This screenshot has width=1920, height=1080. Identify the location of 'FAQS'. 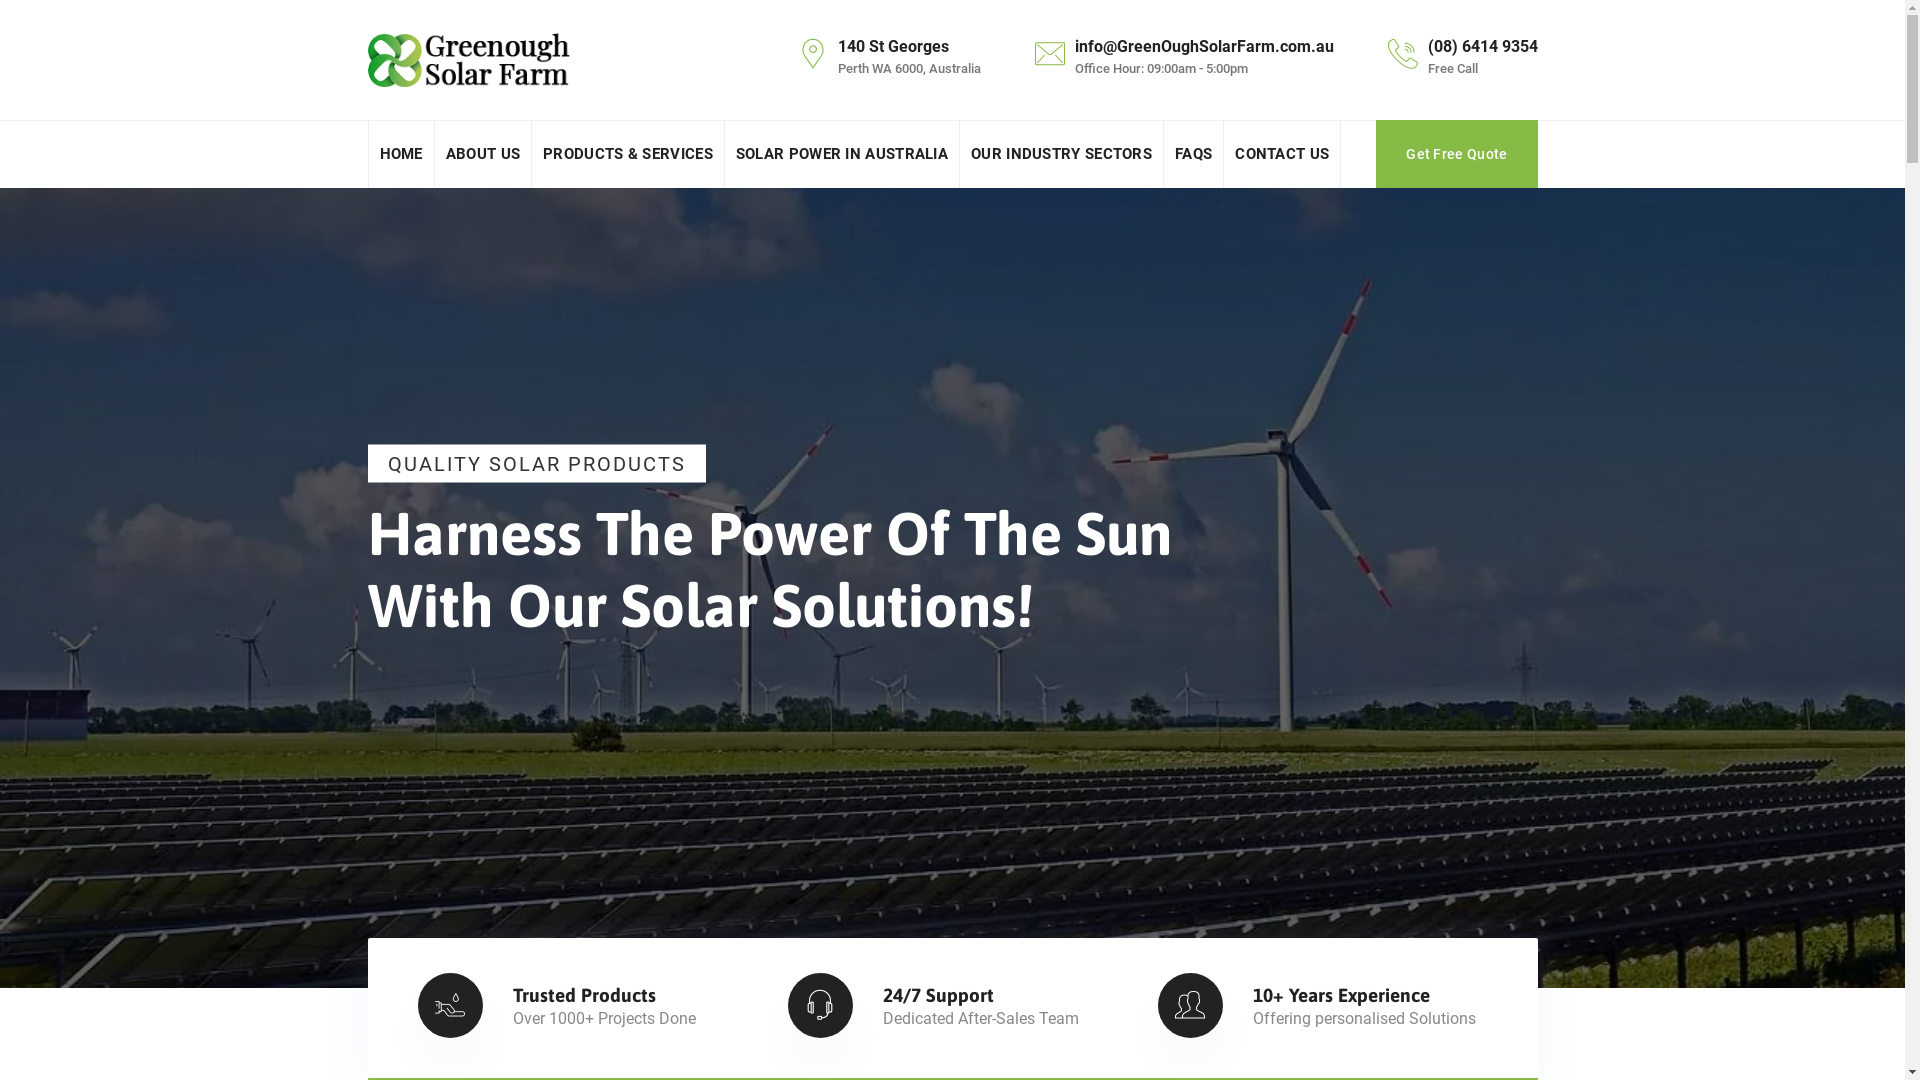
(1193, 153).